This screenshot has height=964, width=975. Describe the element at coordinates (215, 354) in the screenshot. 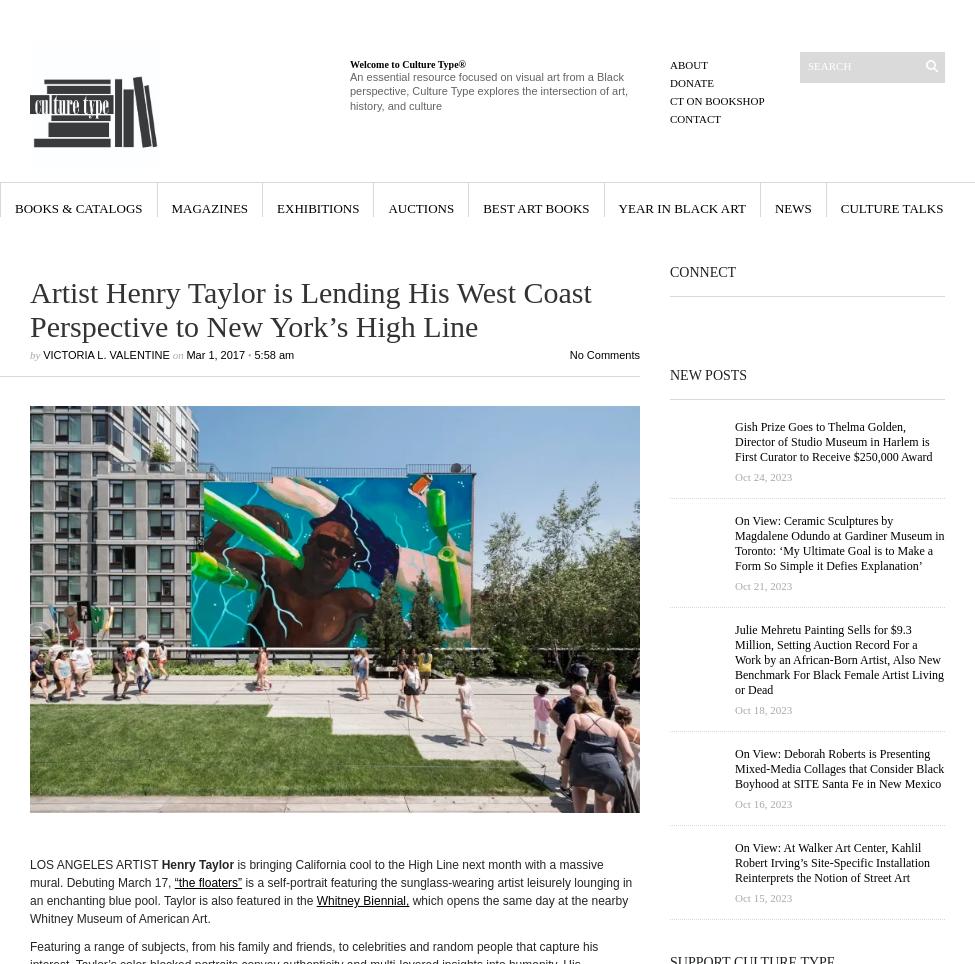

I see `'Mar 1, 2017'` at that location.